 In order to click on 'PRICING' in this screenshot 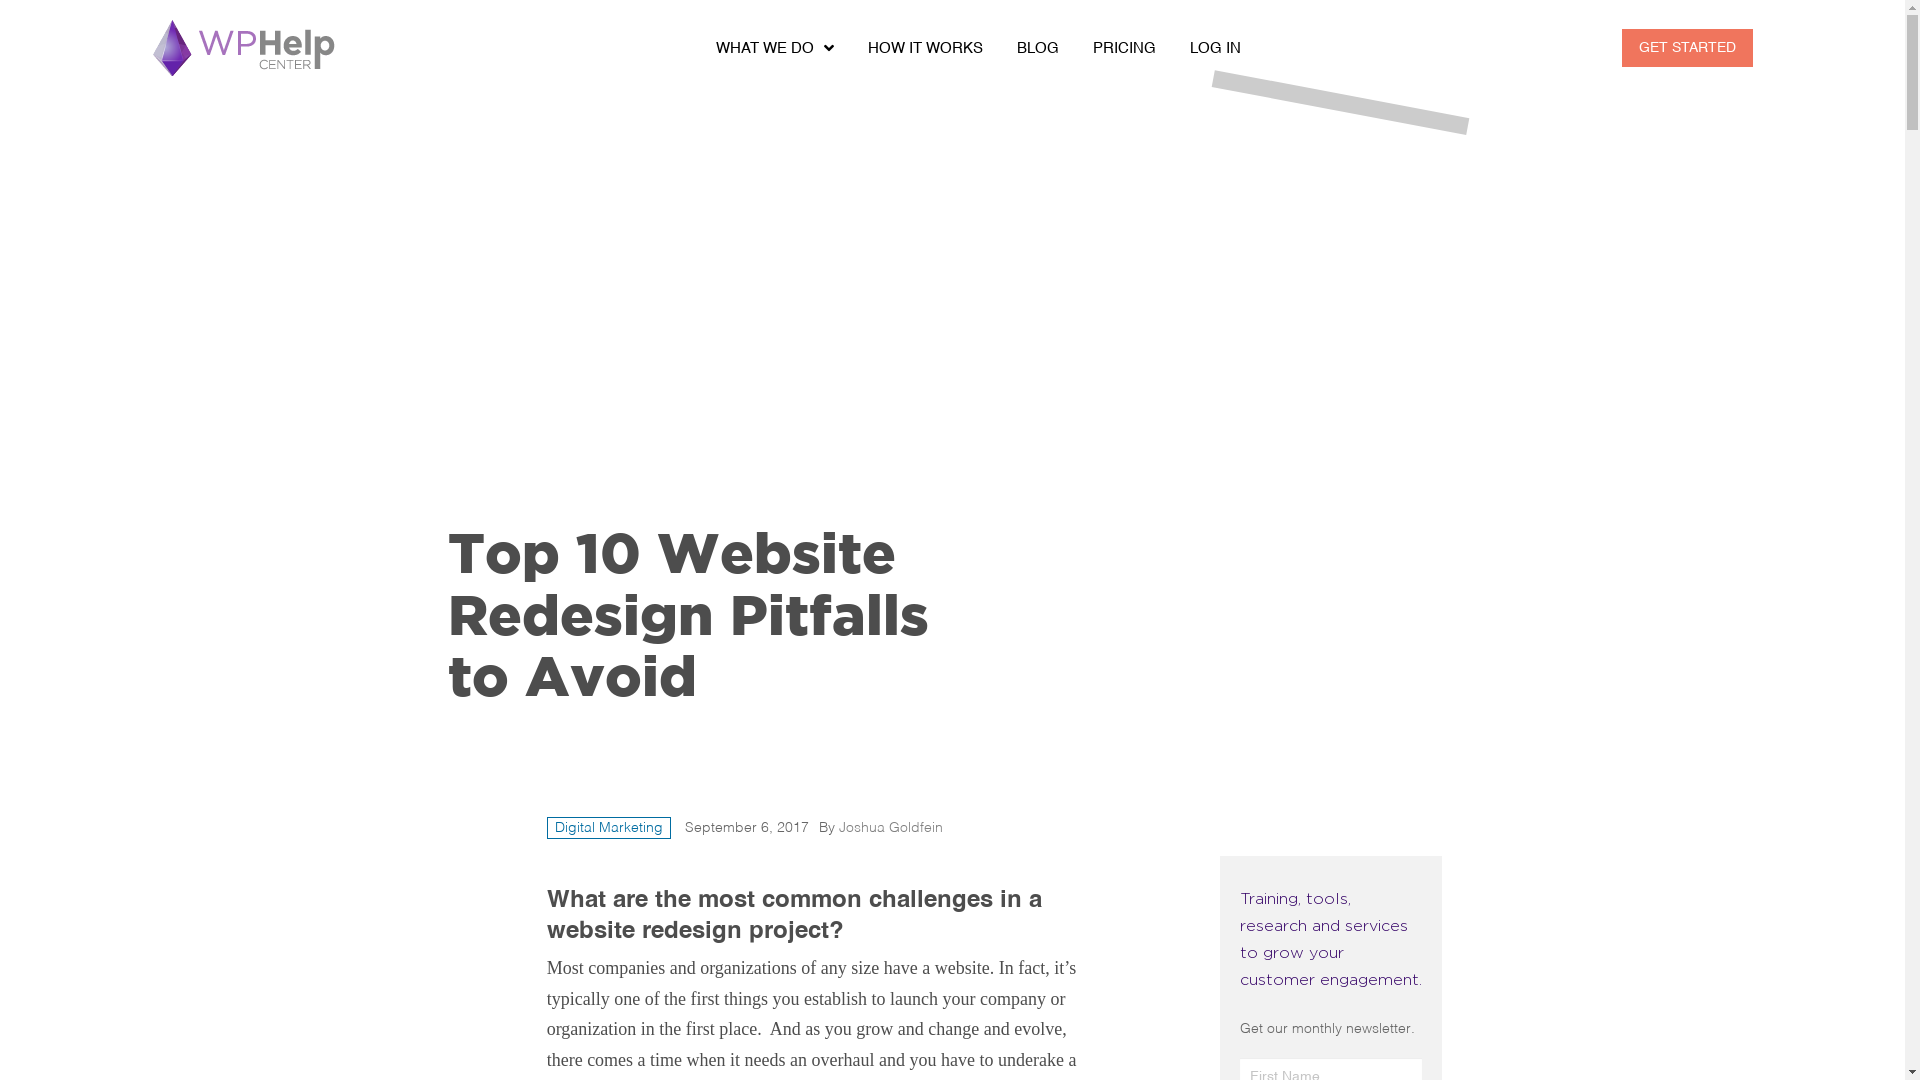, I will do `click(1074, 46)`.